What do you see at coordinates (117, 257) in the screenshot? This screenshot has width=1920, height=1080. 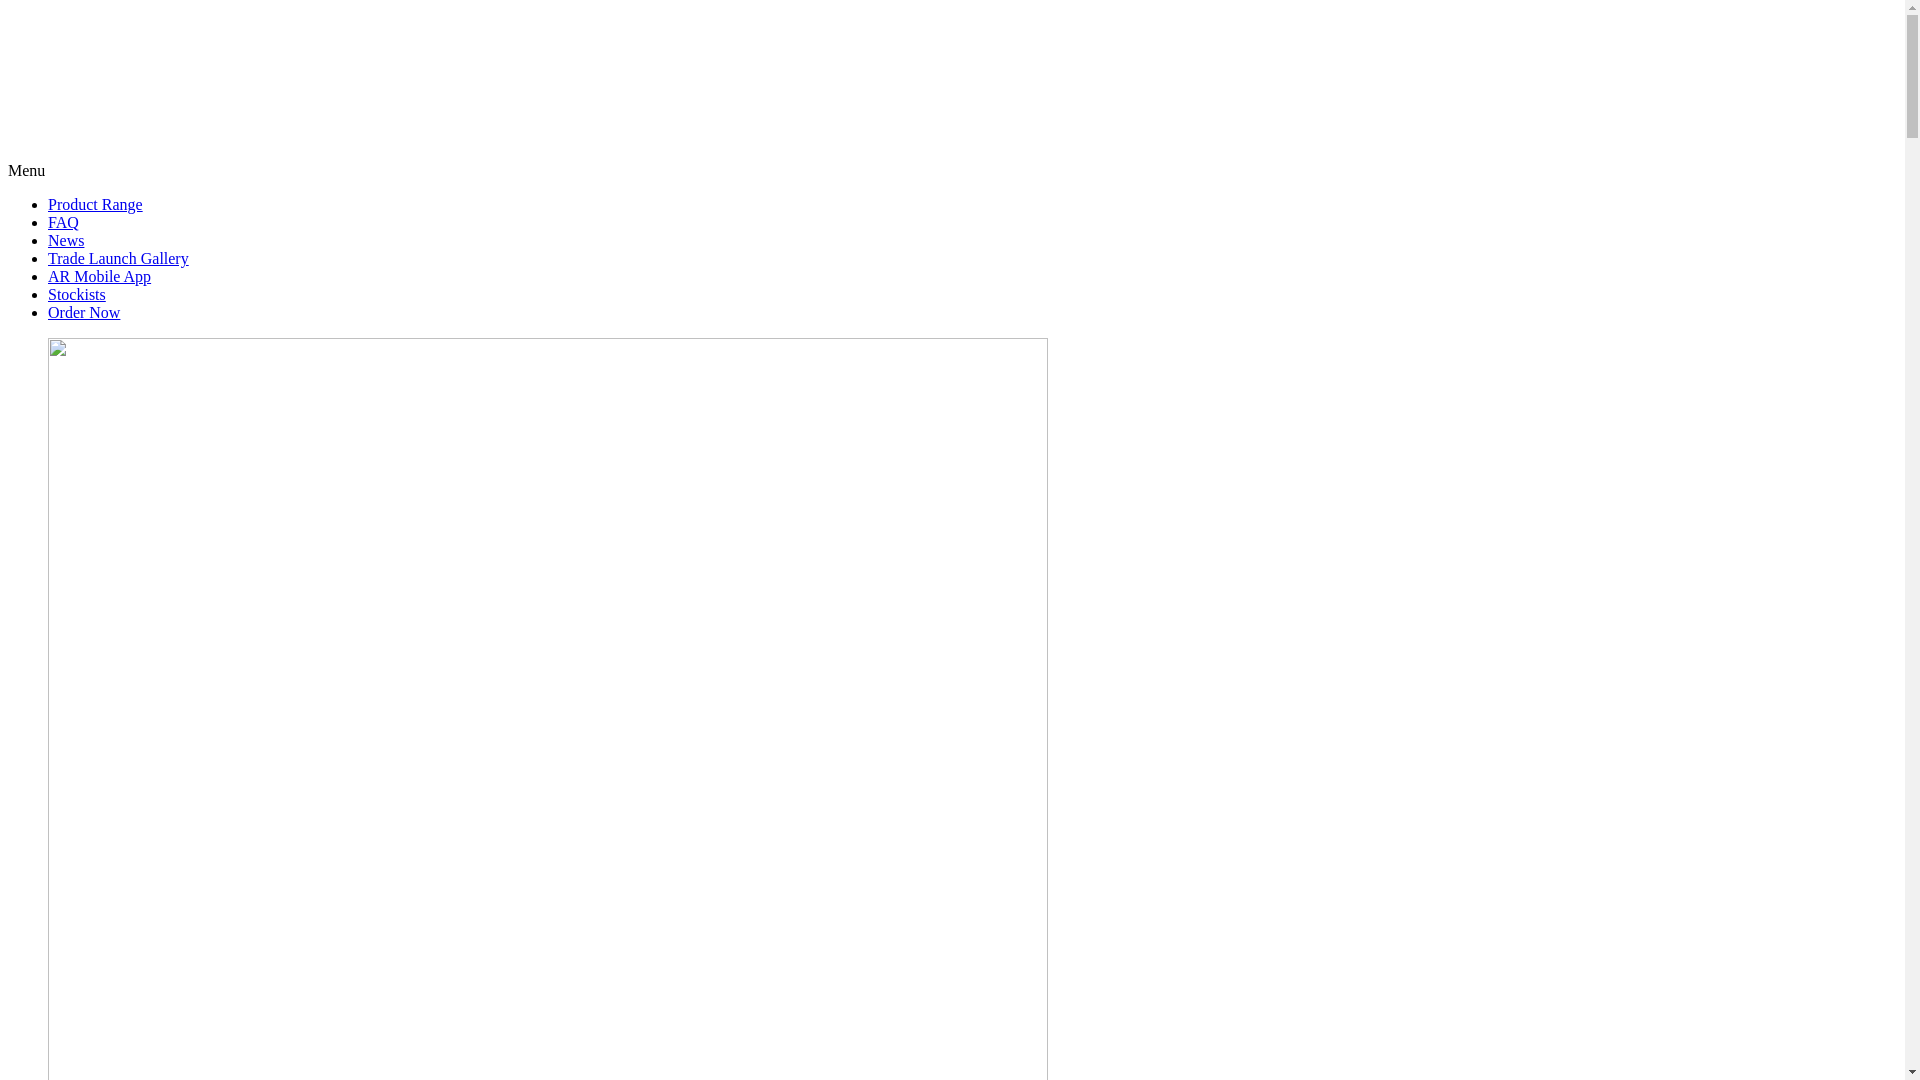 I see `'Trade Launch Gallery'` at bounding box center [117, 257].